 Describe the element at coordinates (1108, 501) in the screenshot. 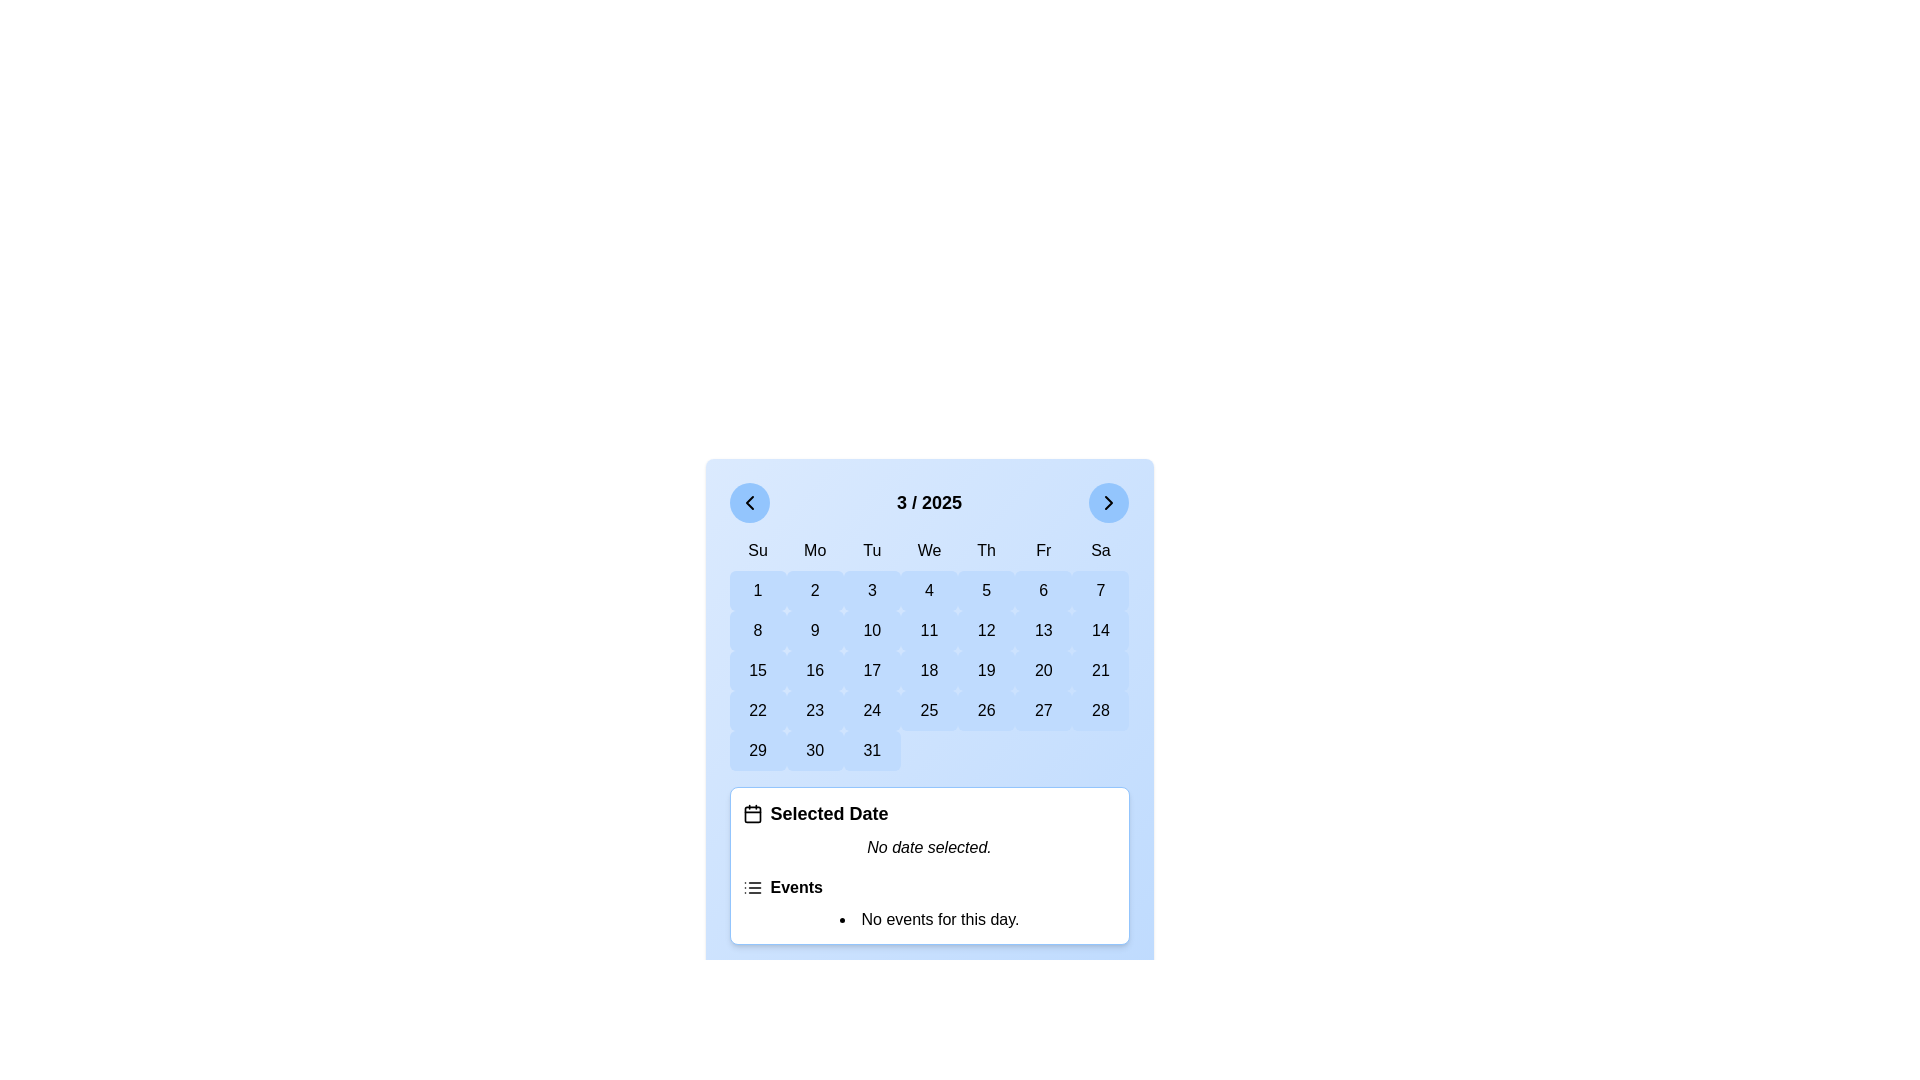

I see `the rightward-pointing arrow icon located at the top-right corner of the calendar interface, adjacent to the '3 / 2025' label, to trigger visual feedback` at that location.